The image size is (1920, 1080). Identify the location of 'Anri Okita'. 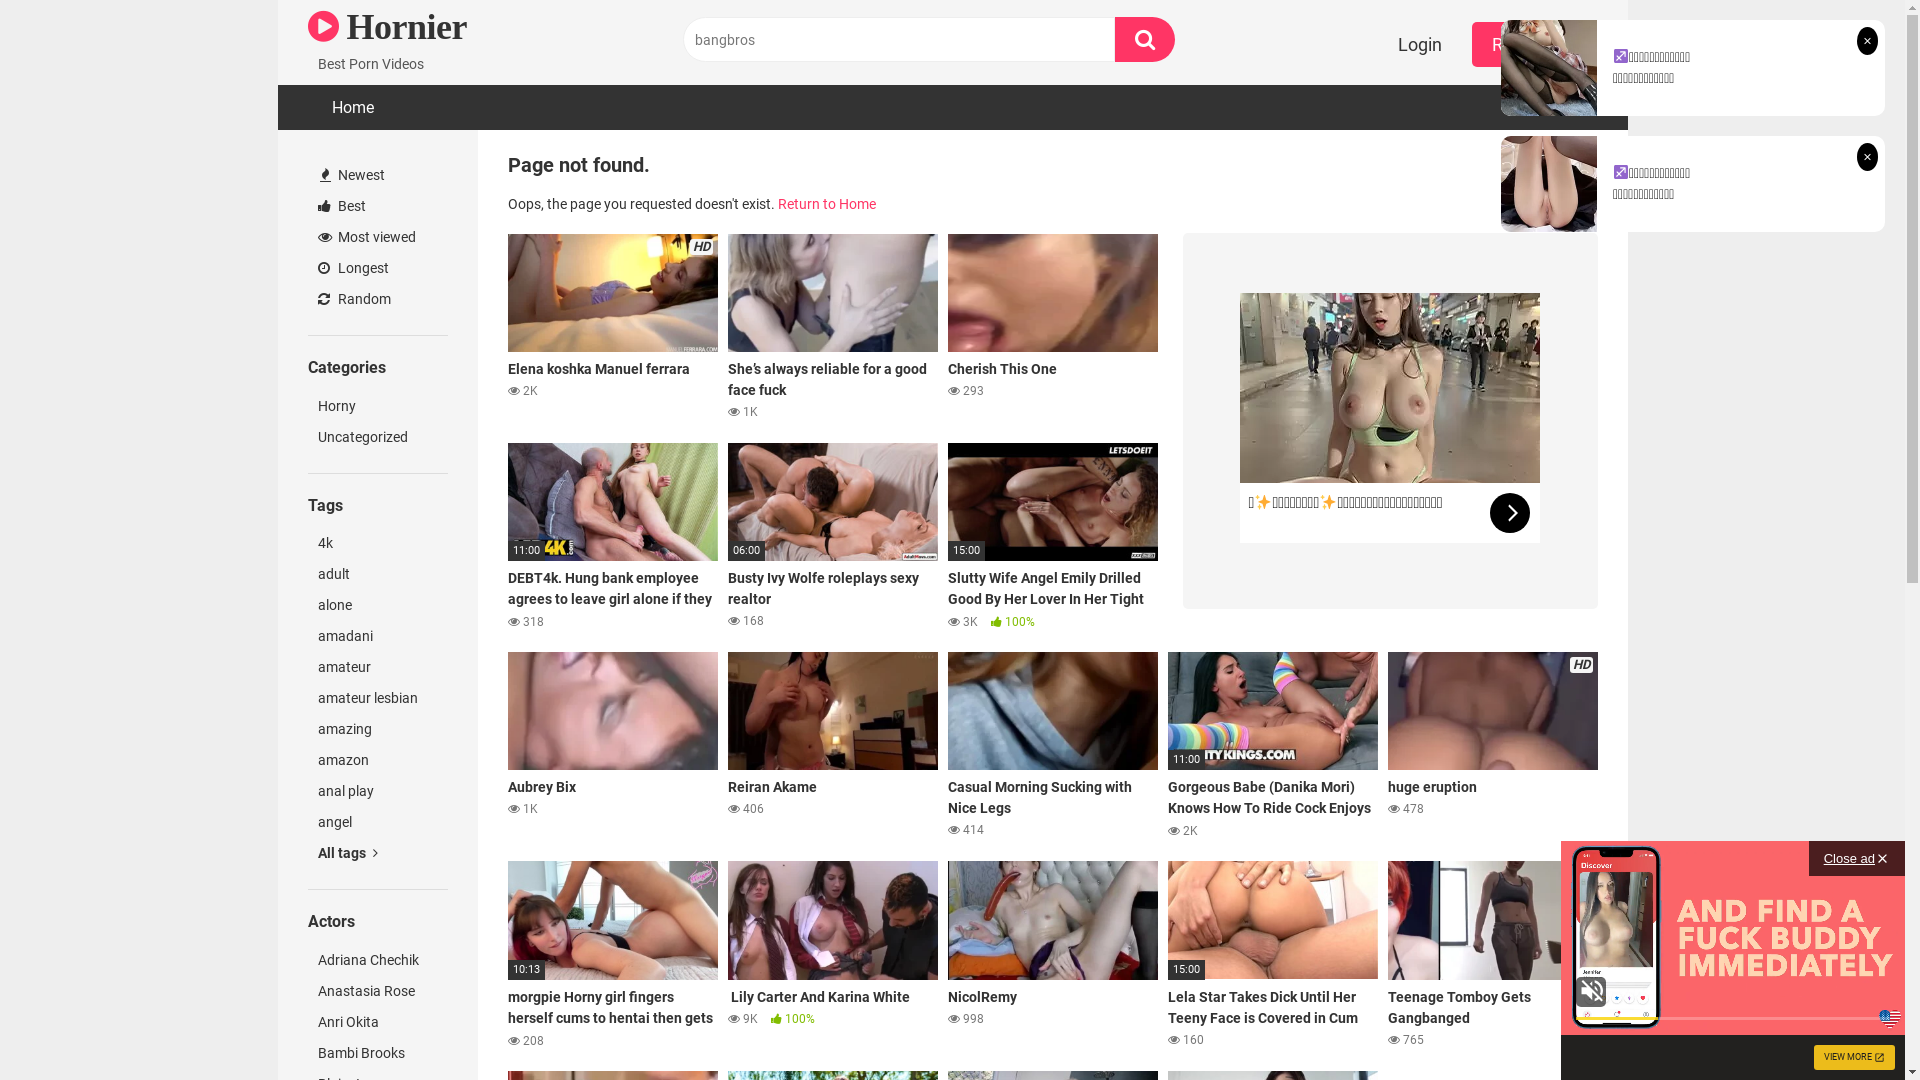
(306, 1022).